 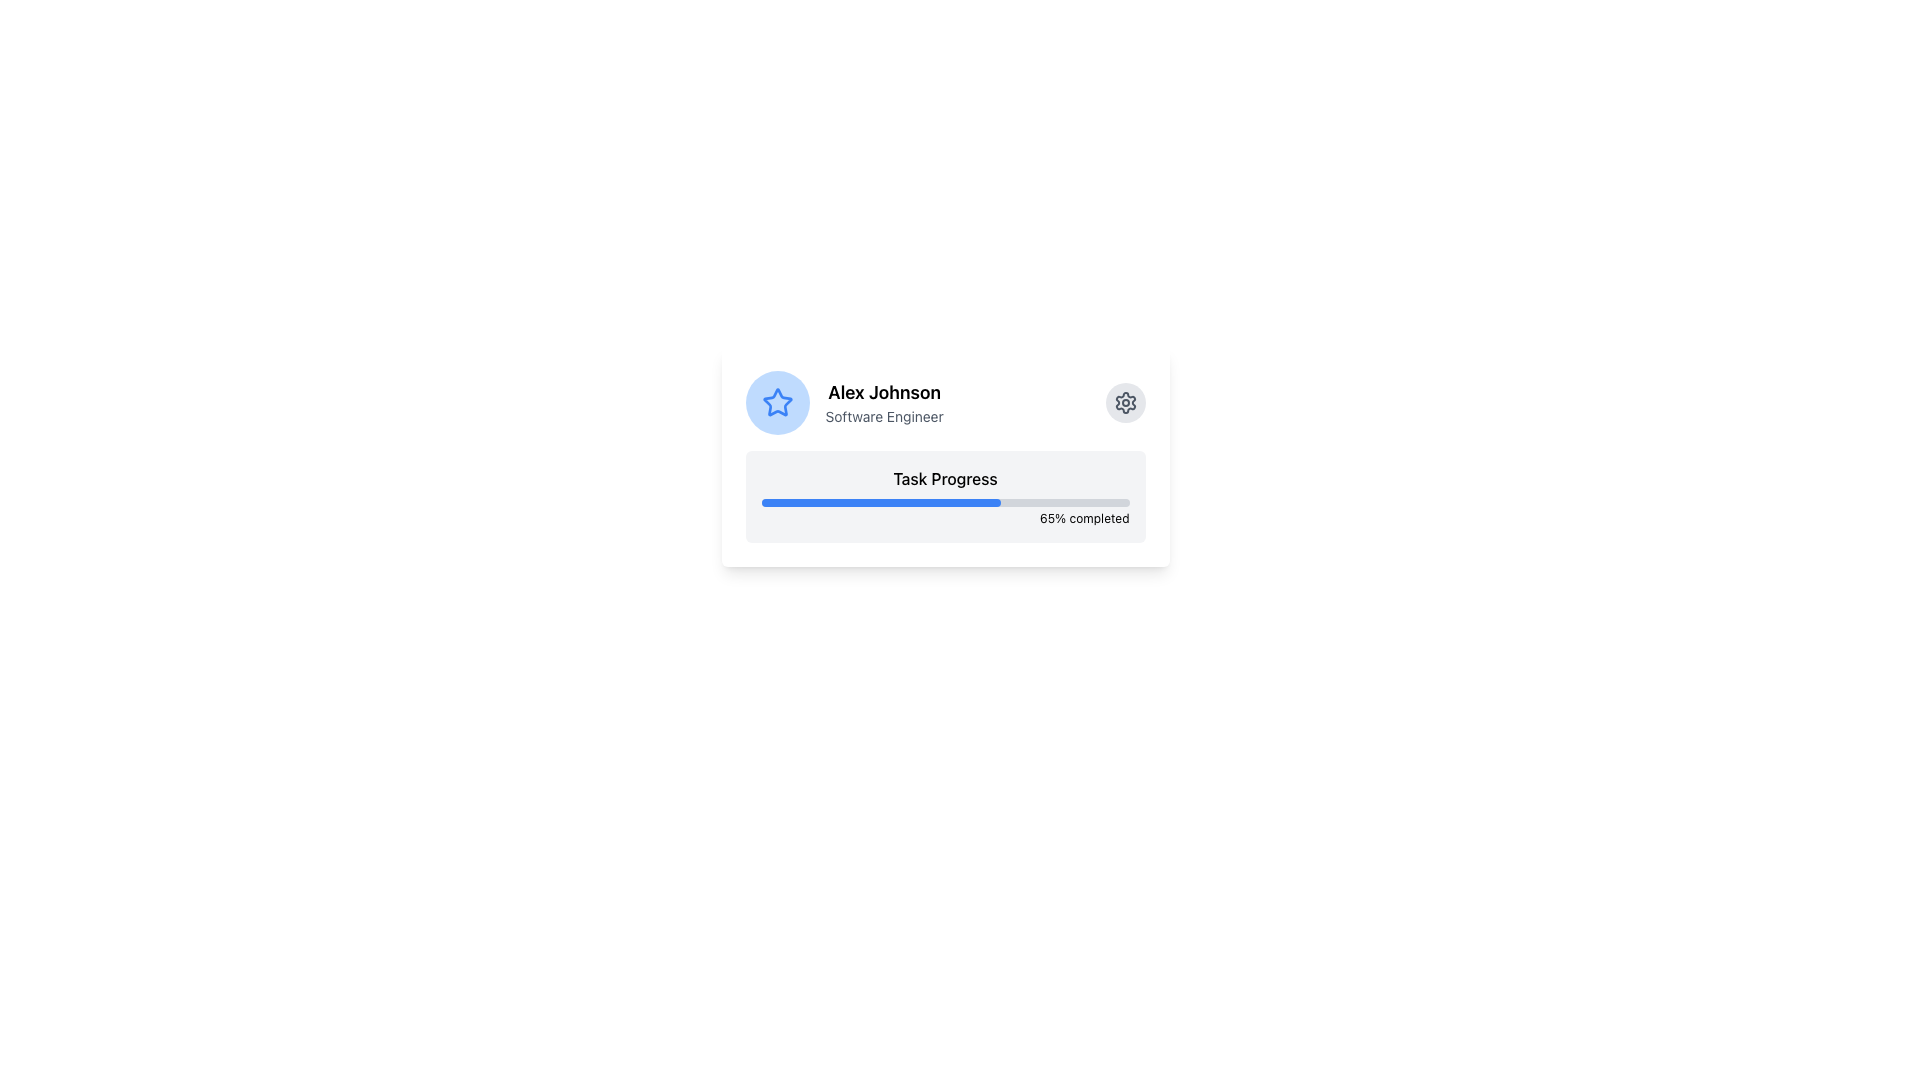 What do you see at coordinates (880, 501) in the screenshot?
I see `the progress bar indicating 65% completion located beneath the 'Task Progress' label to trigger a progress update` at bounding box center [880, 501].